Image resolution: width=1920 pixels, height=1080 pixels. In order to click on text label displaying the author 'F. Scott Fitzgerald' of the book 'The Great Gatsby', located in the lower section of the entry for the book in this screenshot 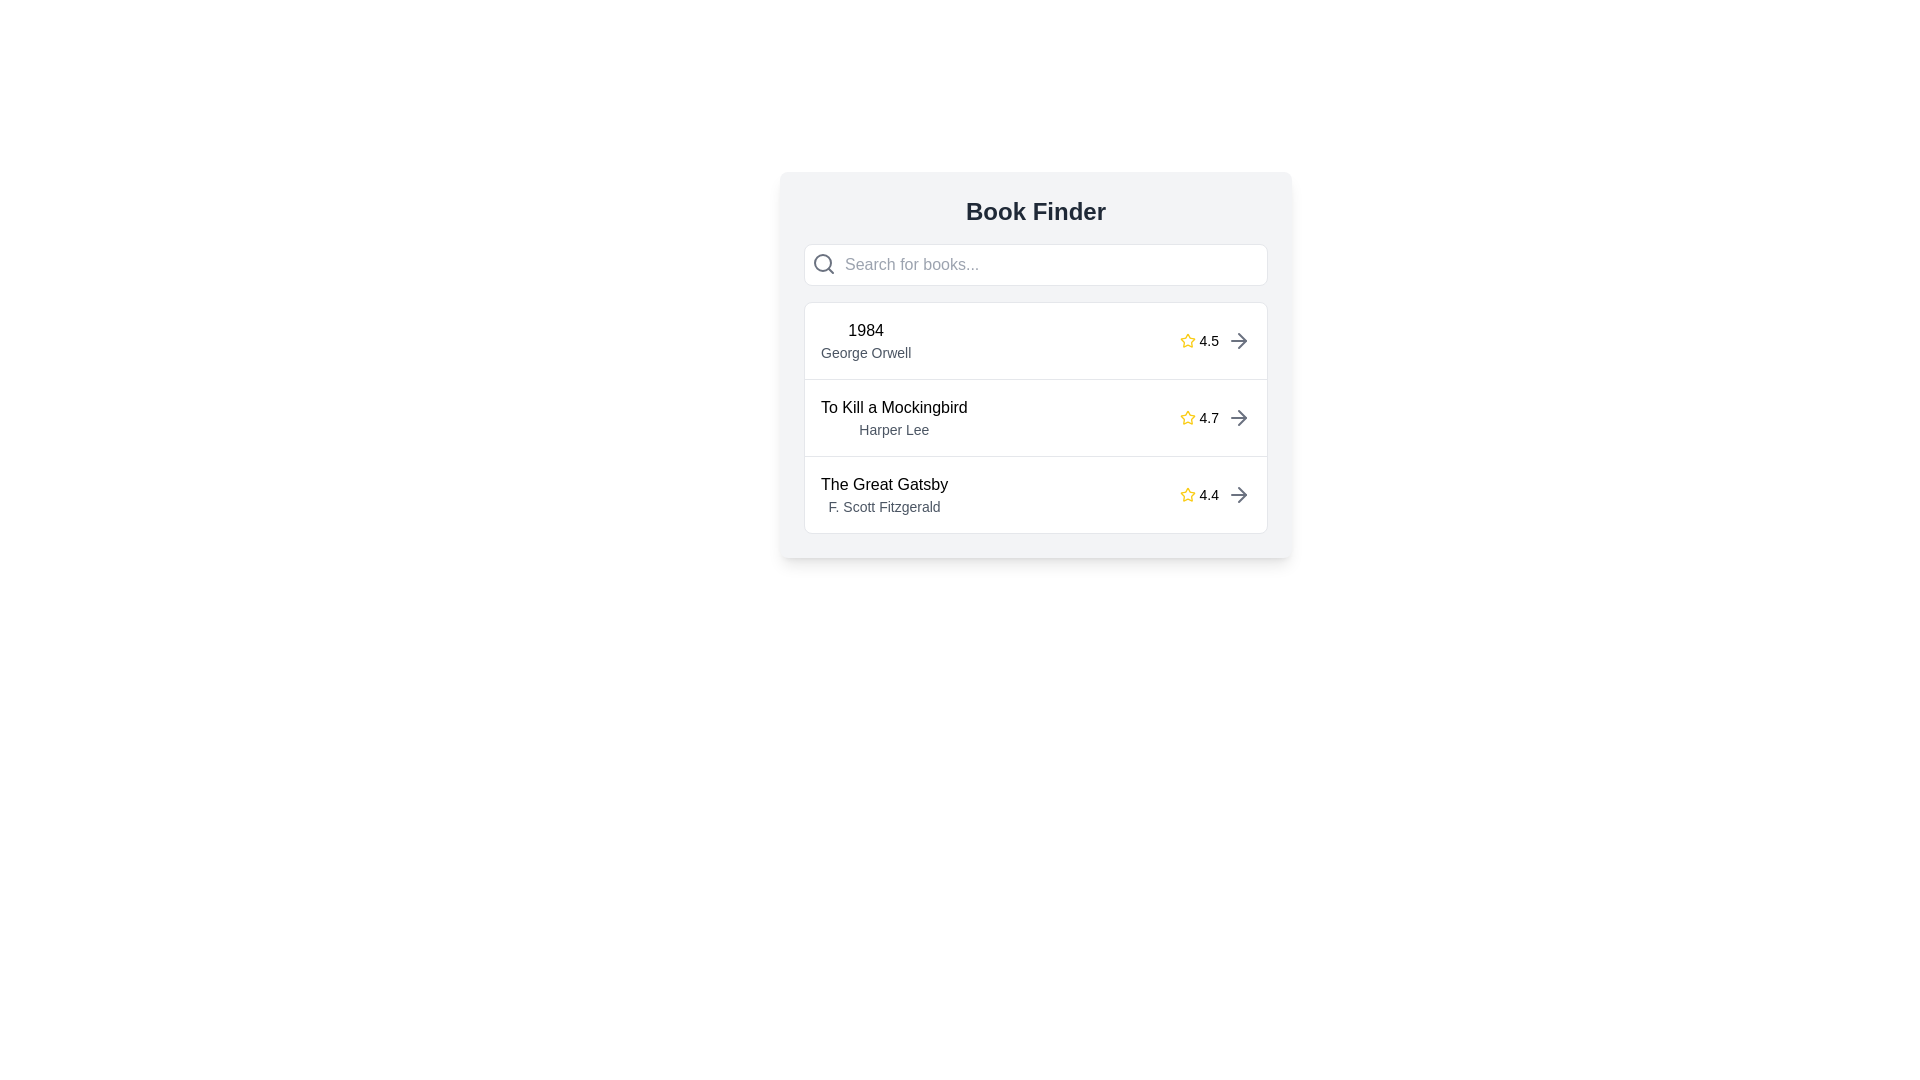, I will do `click(883, 505)`.